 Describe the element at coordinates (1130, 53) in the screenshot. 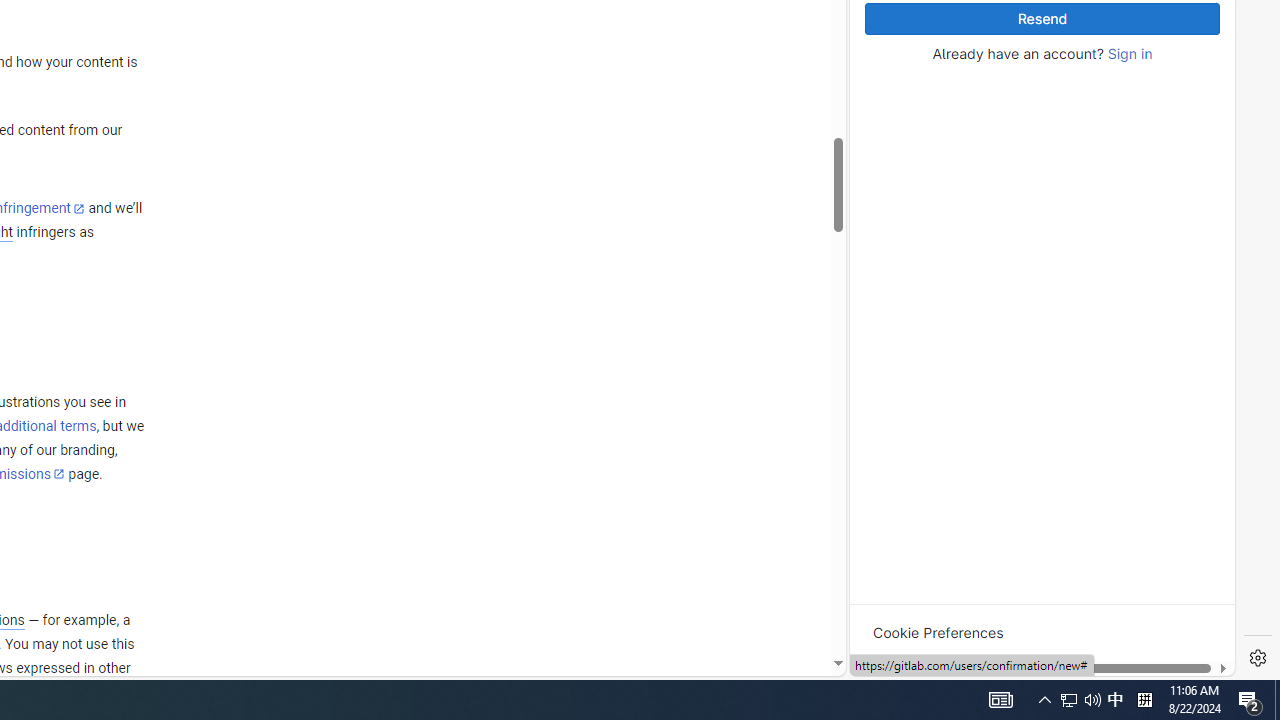

I see `'Sign in'` at that location.